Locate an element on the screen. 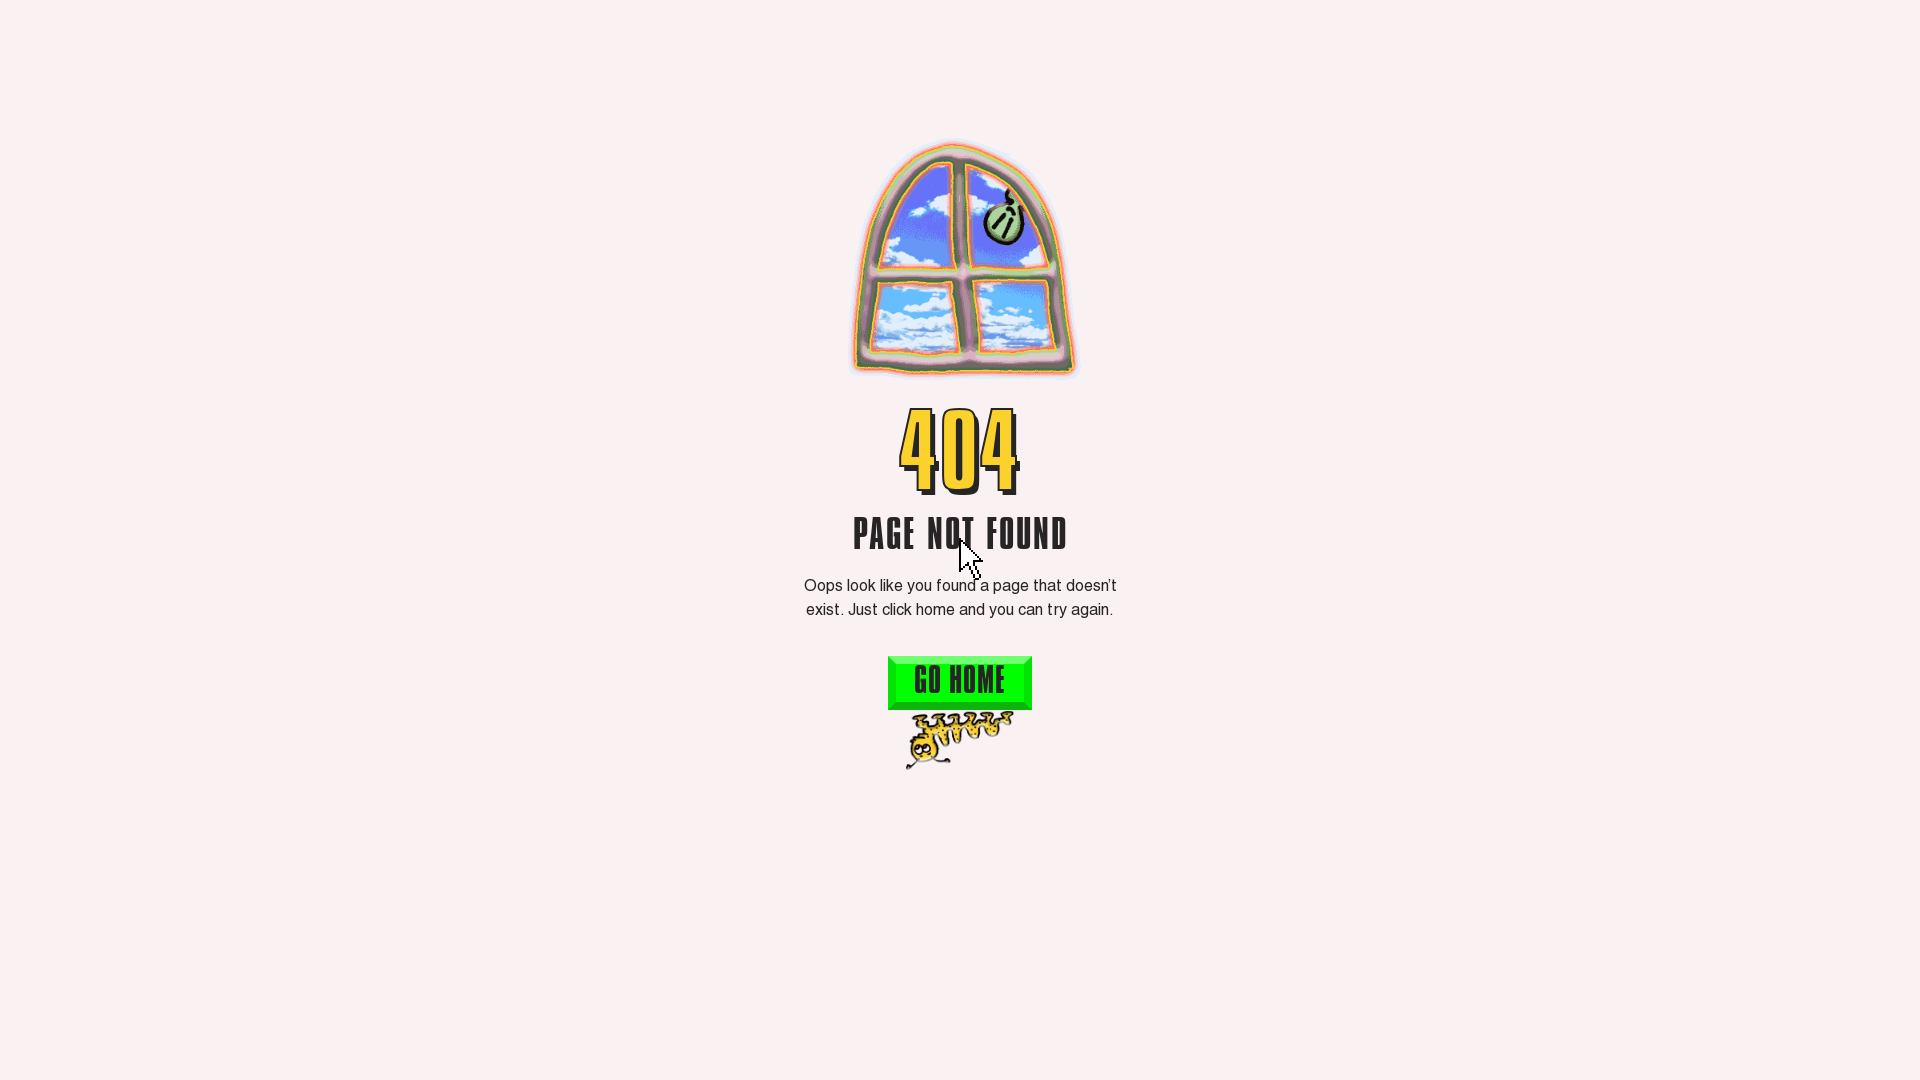  'GO HOME' is located at coordinates (887, 681).